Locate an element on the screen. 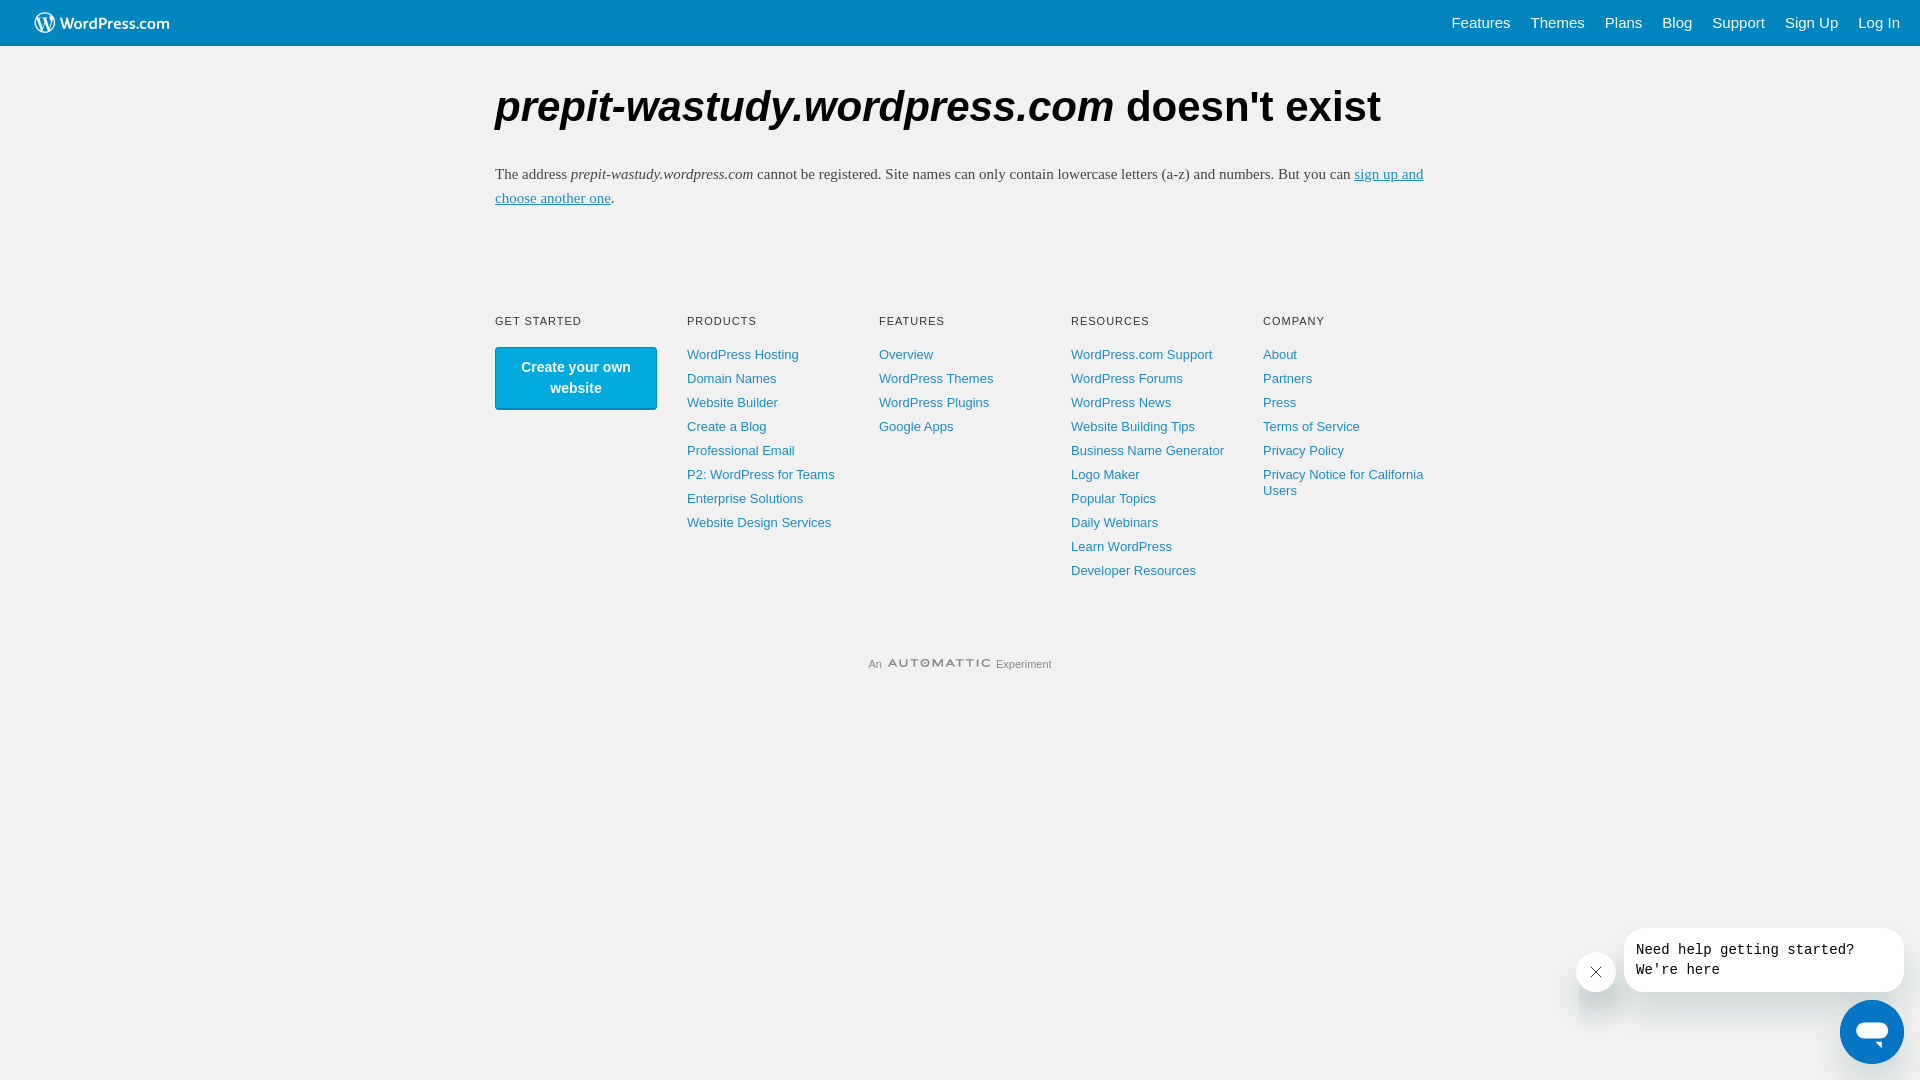 The height and width of the screenshot is (1080, 1920). 'Automattic' is located at coordinates (938, 663).